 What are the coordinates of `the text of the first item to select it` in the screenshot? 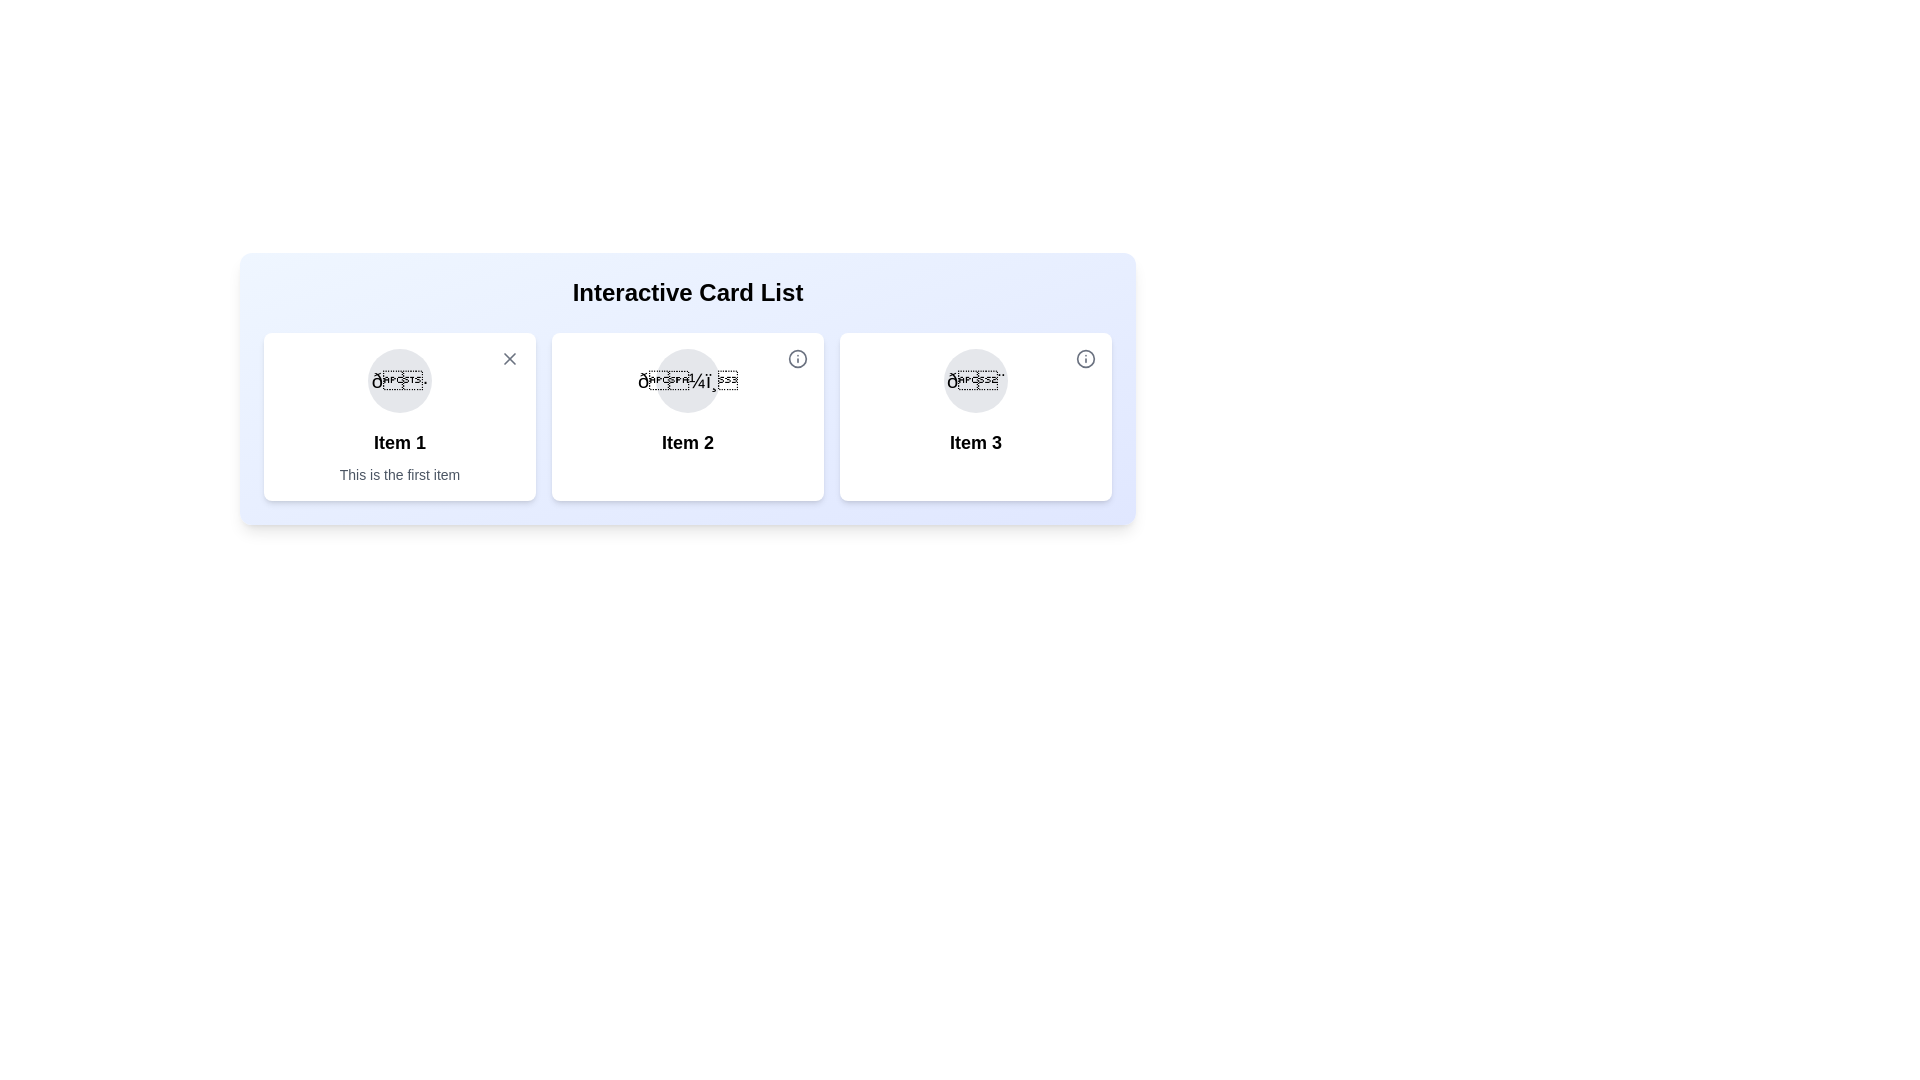 It's located at (399, 442).